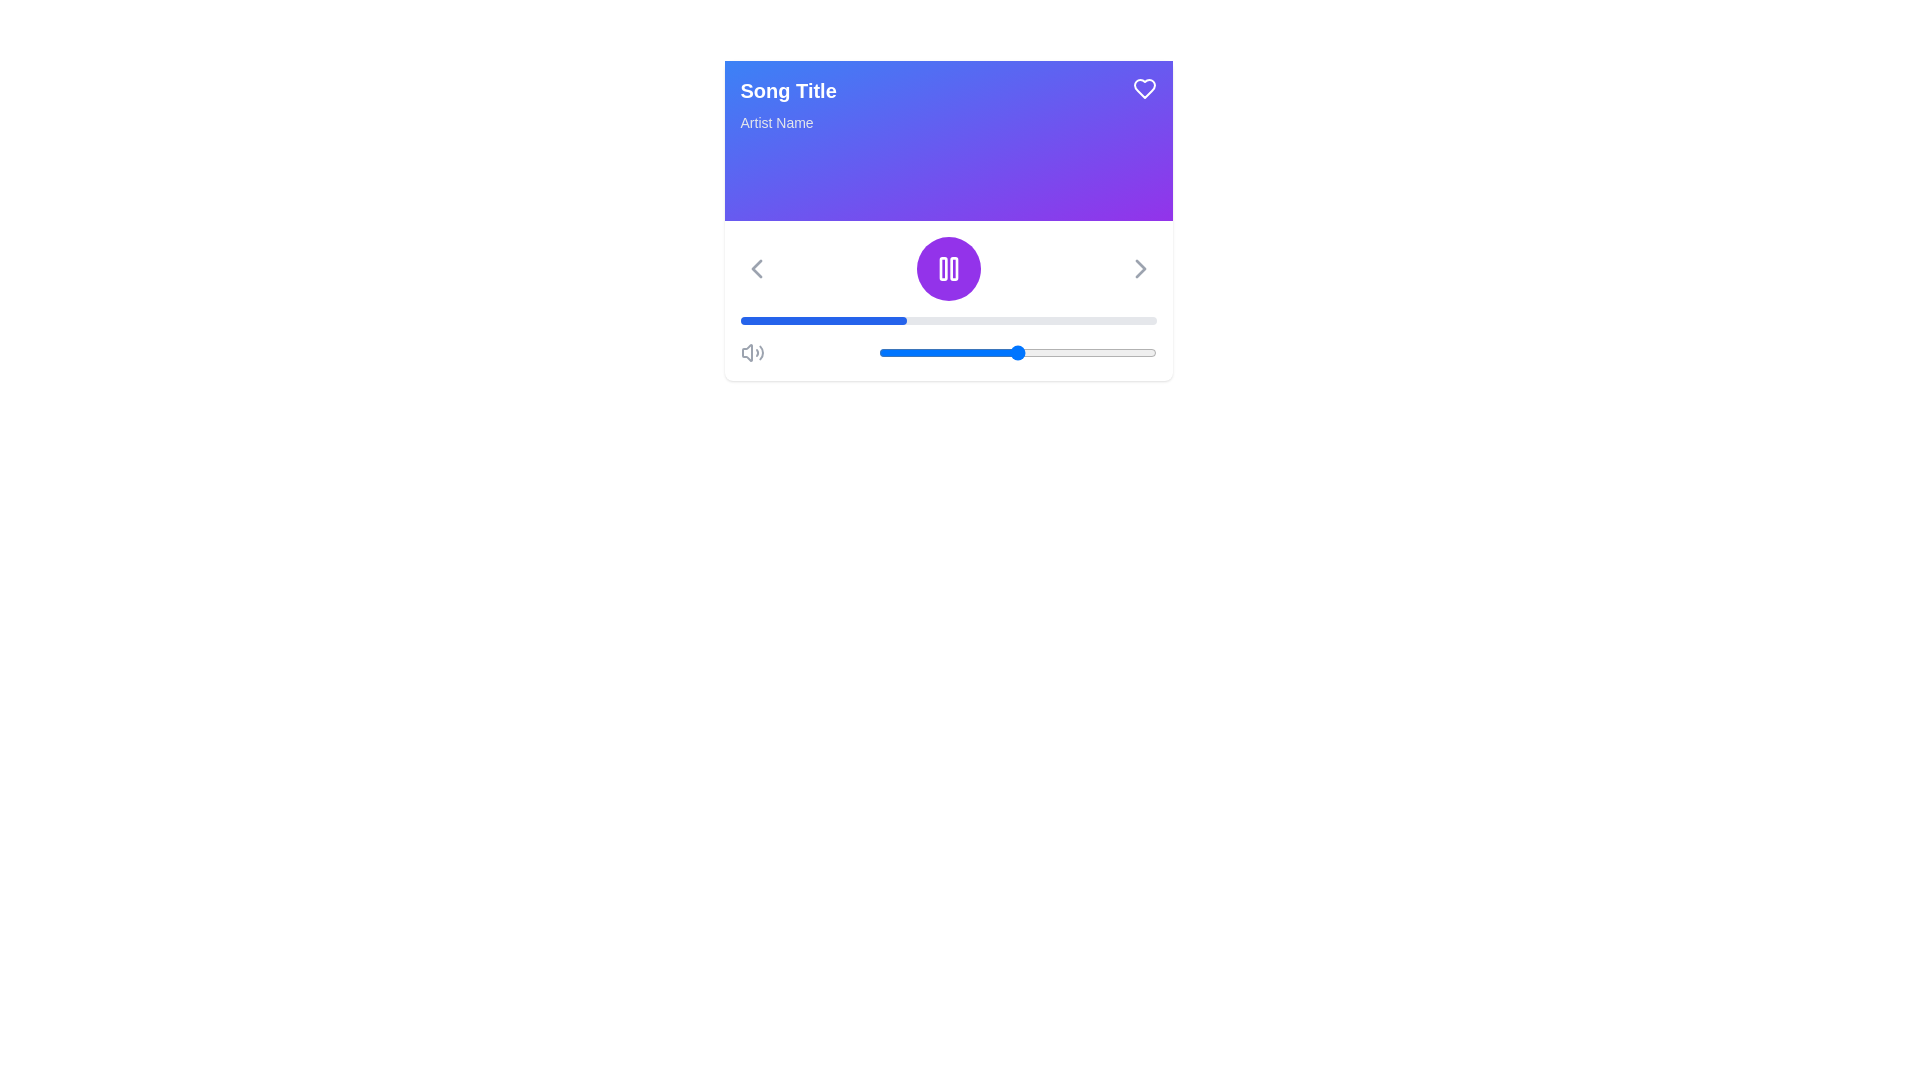 Image resolution: width=1920 pixels, height=1080 pixels. What do you see at coordinates (1034, 352) in the screenshot?
I see `volume` at bounding box center [1034, 352].